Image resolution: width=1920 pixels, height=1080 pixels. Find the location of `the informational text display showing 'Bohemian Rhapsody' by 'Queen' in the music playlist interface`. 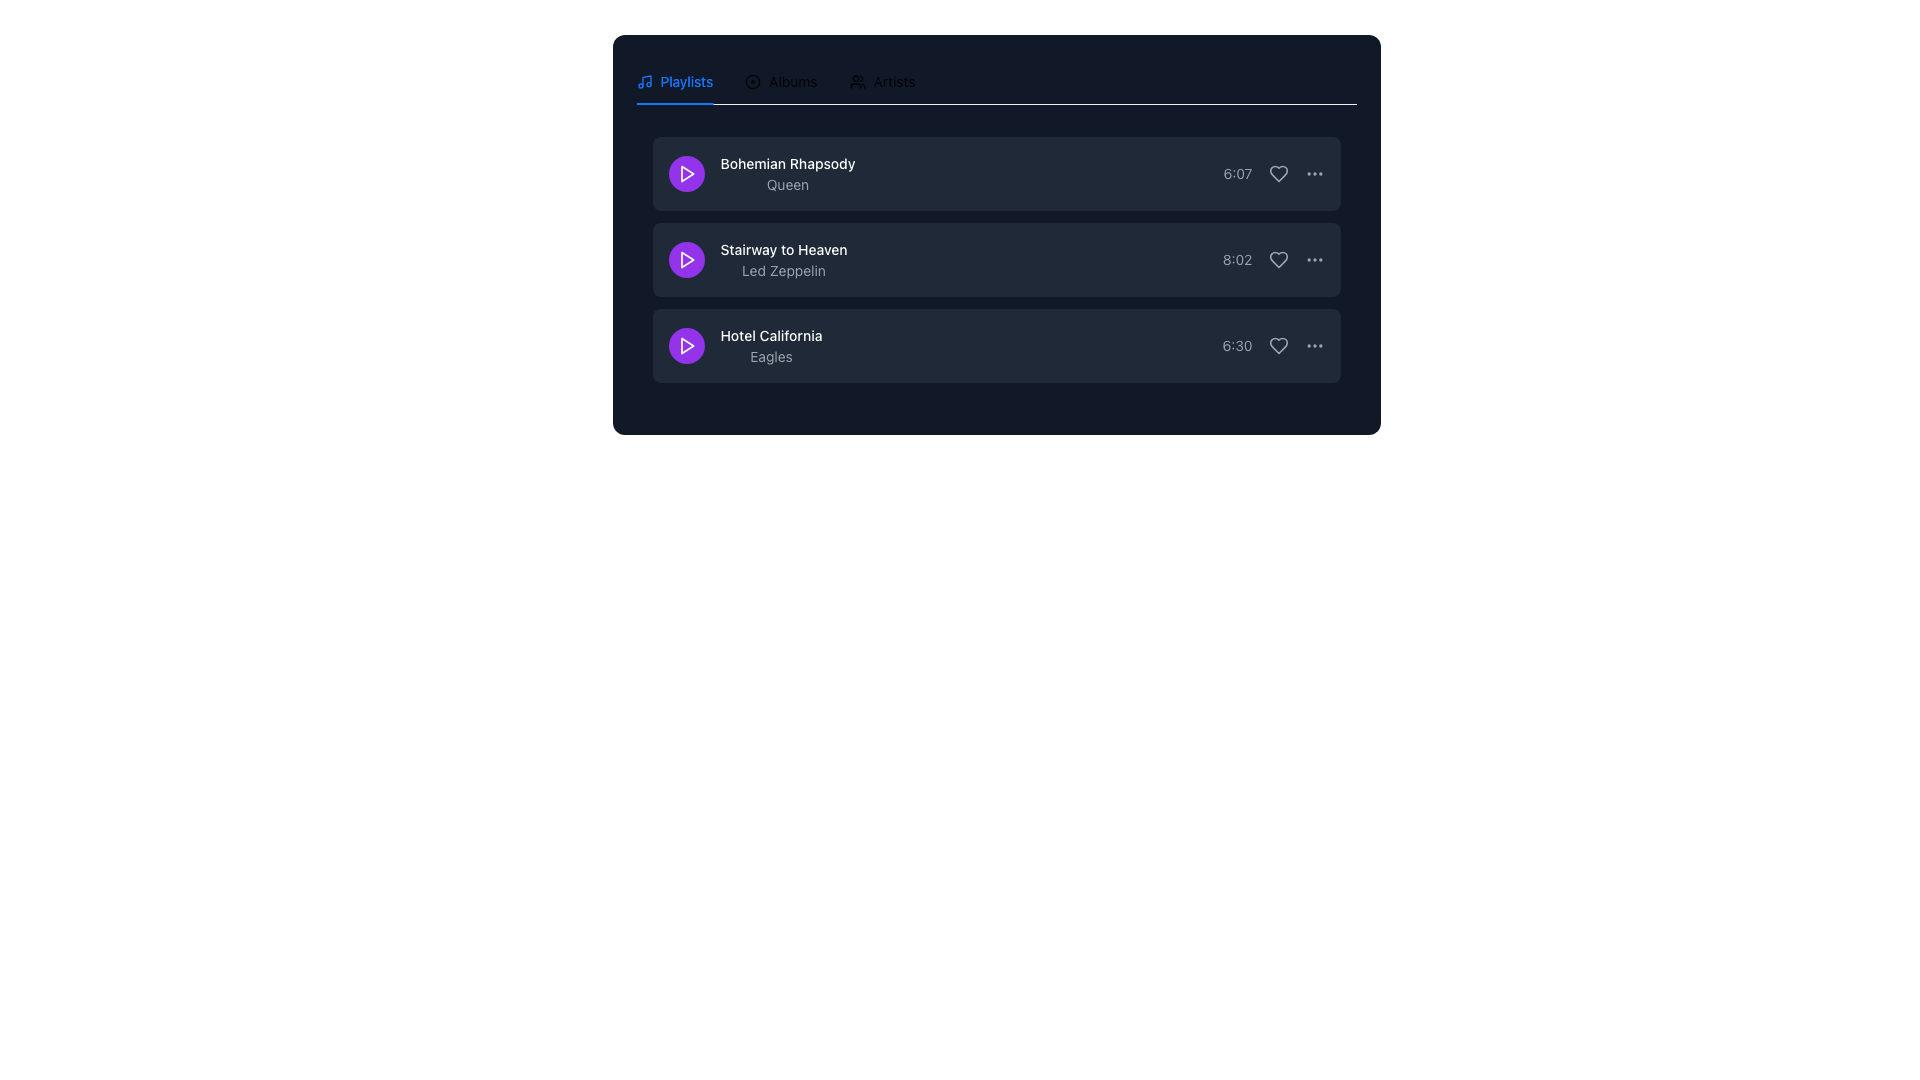

the informational text display showing 'Bohemian Rhapsody' by 'Queen' in the music playlist interface is located at coordinates (786, 172).